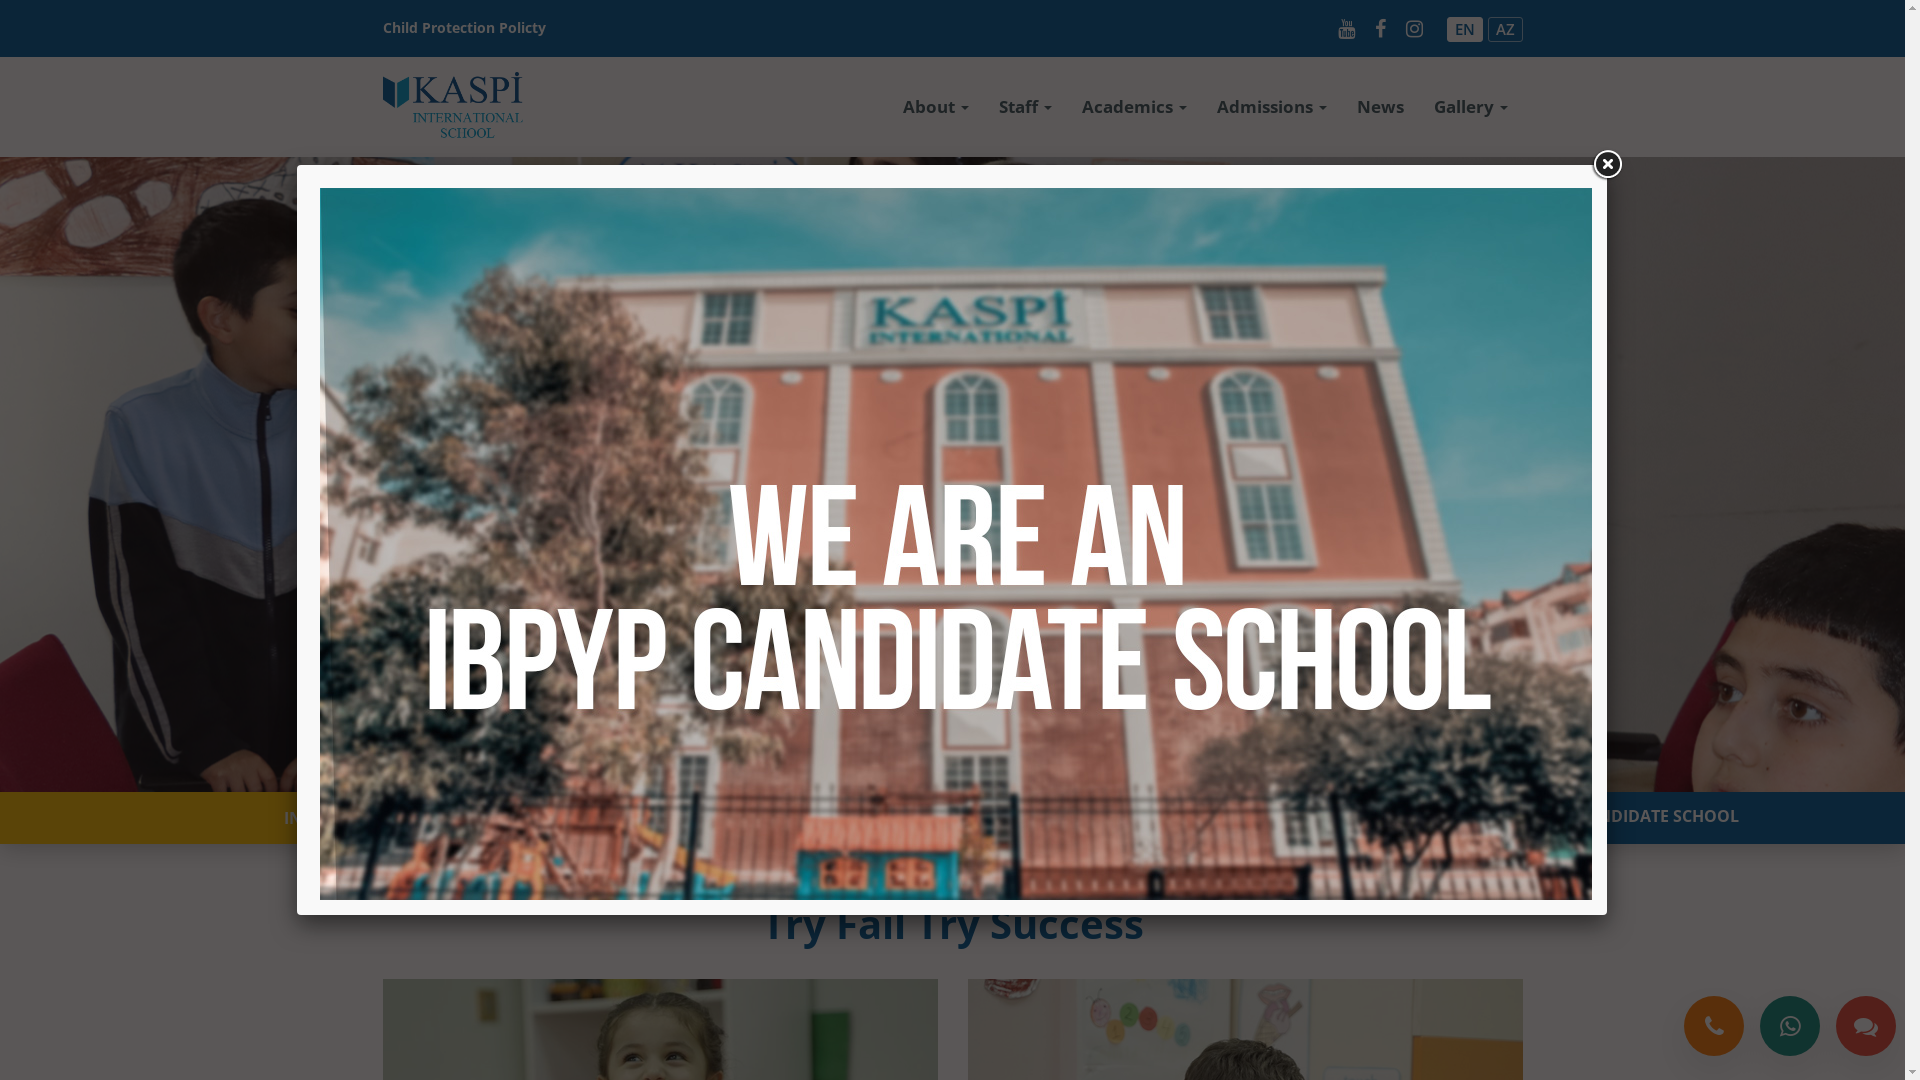 The image size is (1920, 1080). I want to click on 'About', so click(935, 107).